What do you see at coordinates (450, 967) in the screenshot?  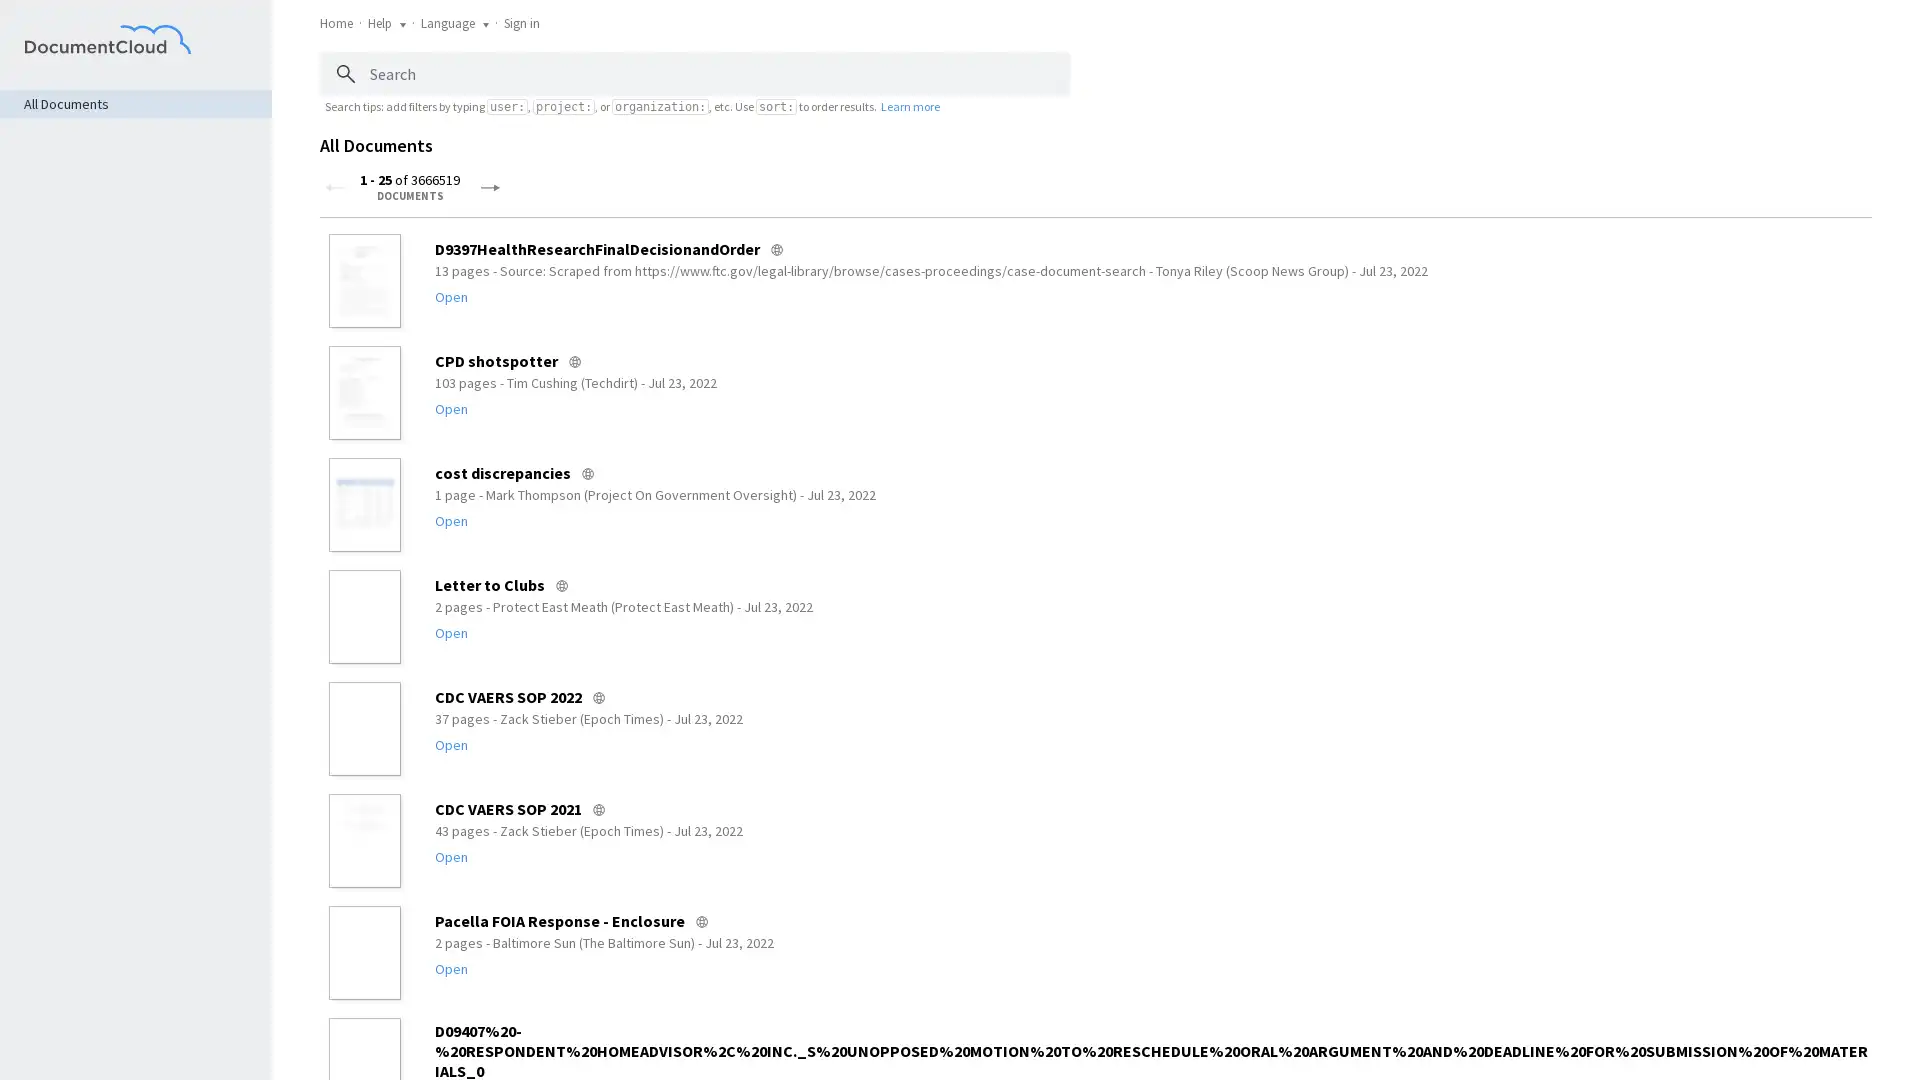 I see `Open` at bounding box center [450, 967].